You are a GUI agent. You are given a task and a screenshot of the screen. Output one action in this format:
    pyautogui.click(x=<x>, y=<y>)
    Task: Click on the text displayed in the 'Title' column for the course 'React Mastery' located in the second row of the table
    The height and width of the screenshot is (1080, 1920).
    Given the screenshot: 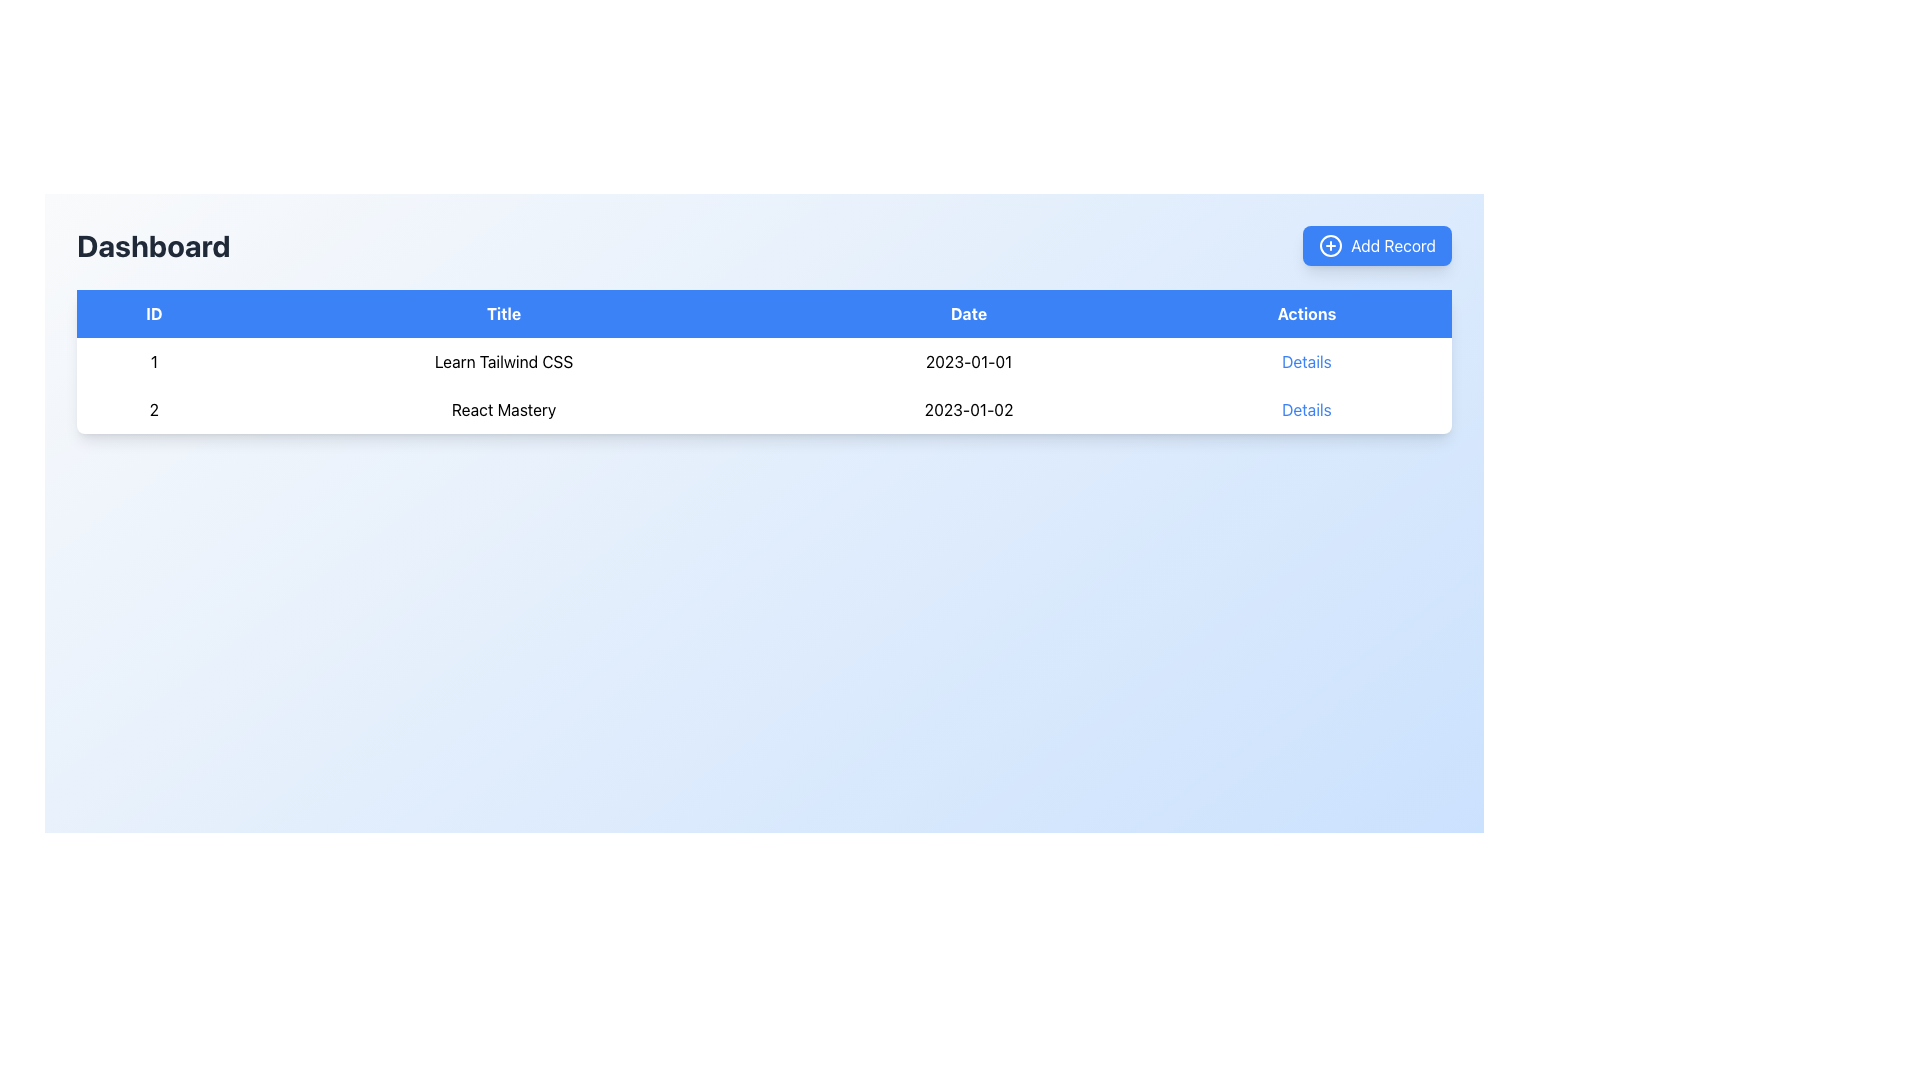 What is the action you would take?
    pyautogui.click(x=504, y=408)
    